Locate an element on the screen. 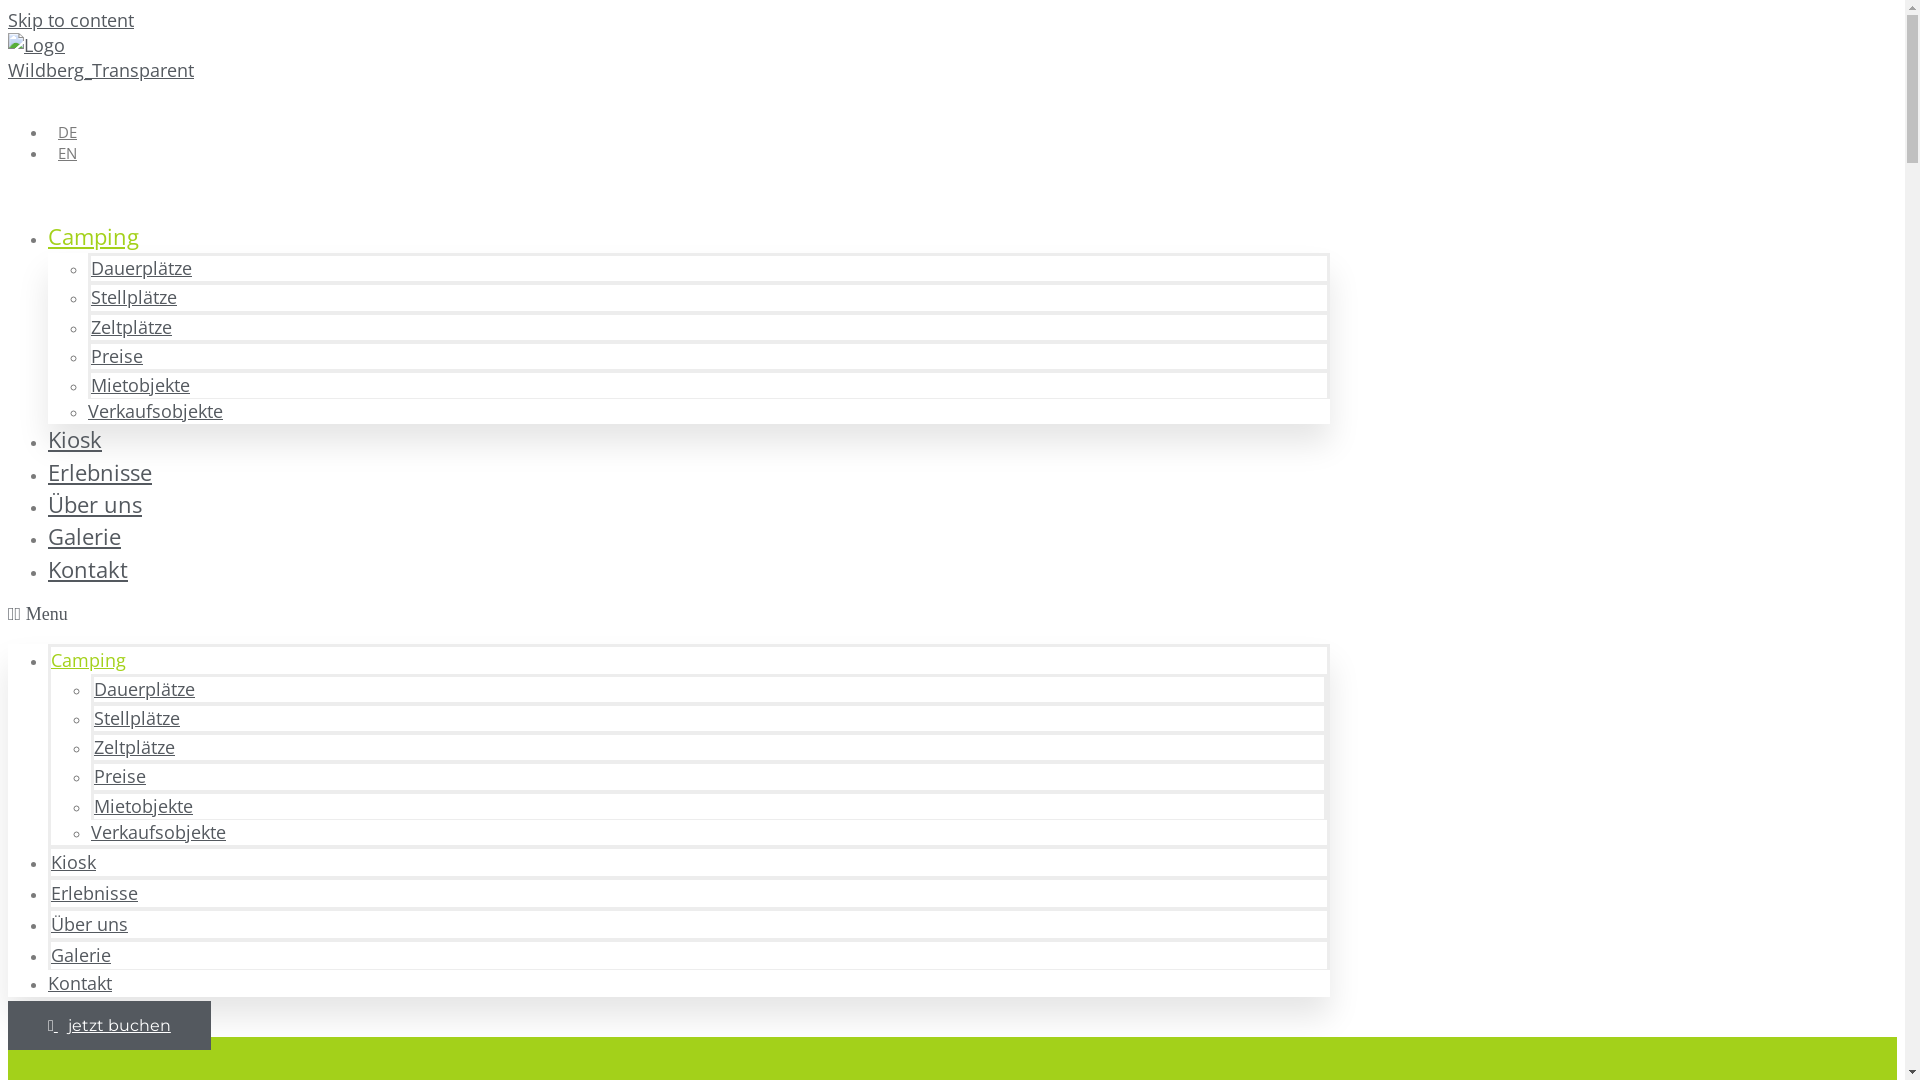 The width and height of the screenshot is (1920, 1080). 'Erlebnisse' is located at coordinates (99, 472).